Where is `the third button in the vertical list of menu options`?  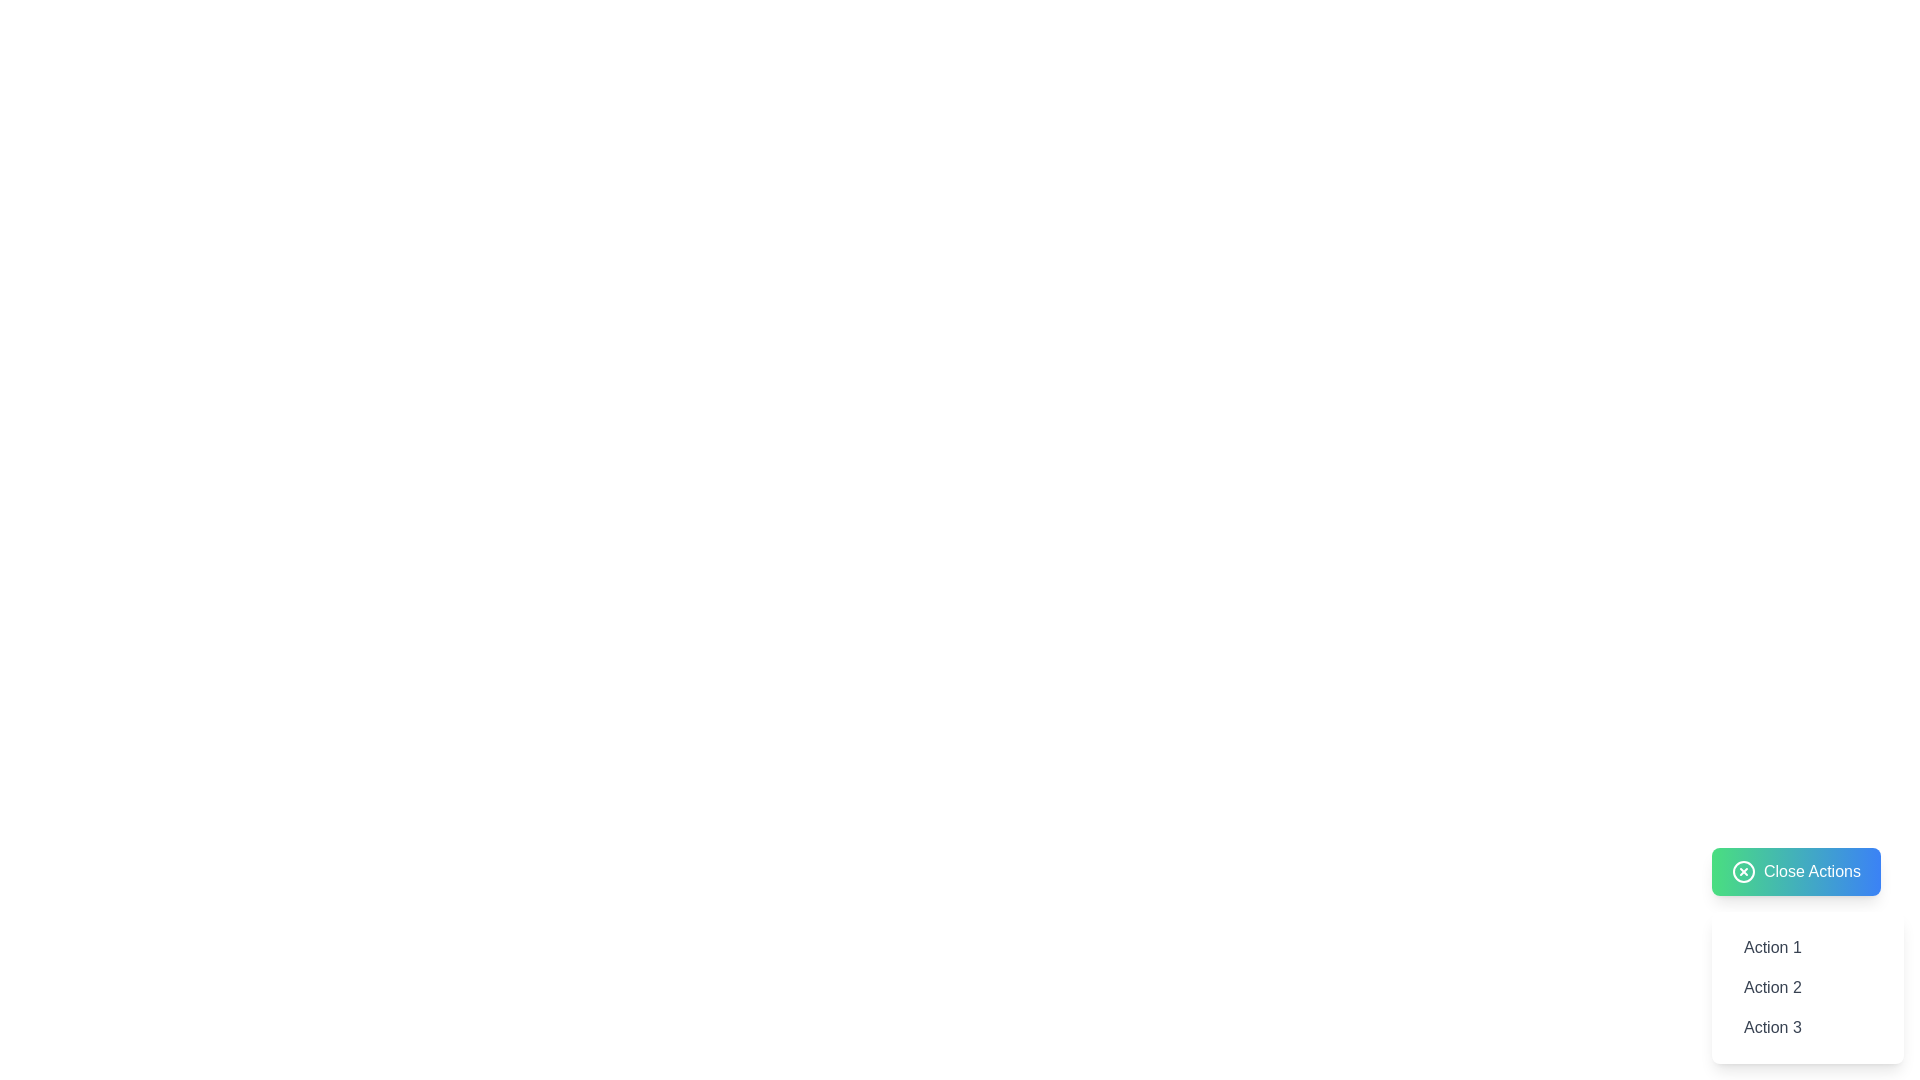
the third button in the vertical list of menu options is located at coordinates (1808, 1028).